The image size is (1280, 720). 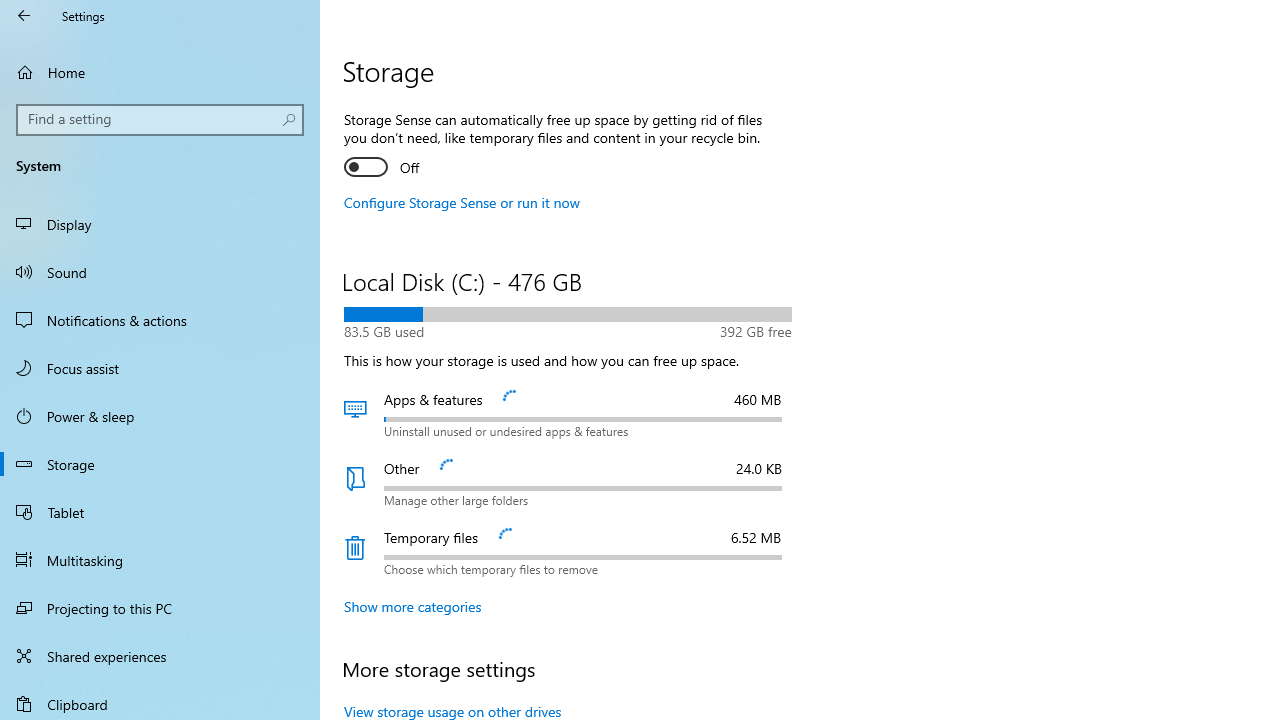 What do you see at coordinates (160, 367) in the screenshot?
I see `'Focus assist'` at bounding box center [160, 367].